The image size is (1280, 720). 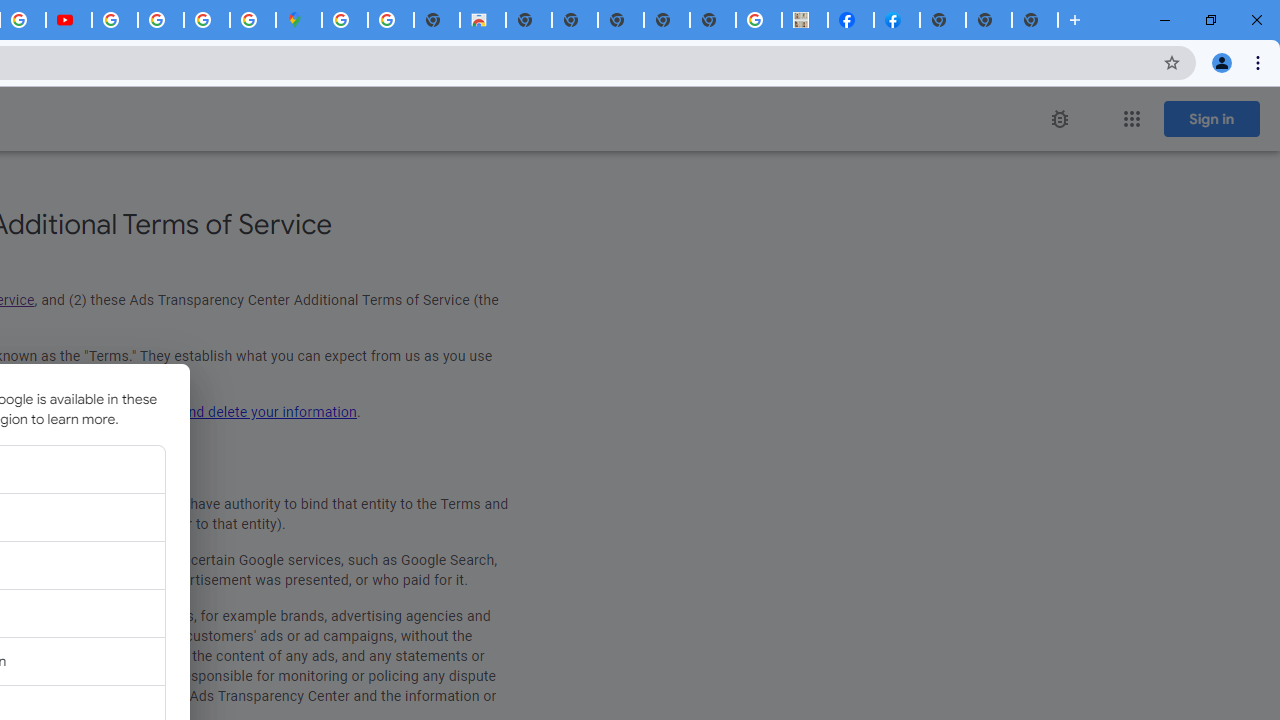 What do you see at coordinates (1058, 119) in the screenshot?
I see `'To get missing image descriptions, open the context menu.'` at bounding box center [1058, 119].